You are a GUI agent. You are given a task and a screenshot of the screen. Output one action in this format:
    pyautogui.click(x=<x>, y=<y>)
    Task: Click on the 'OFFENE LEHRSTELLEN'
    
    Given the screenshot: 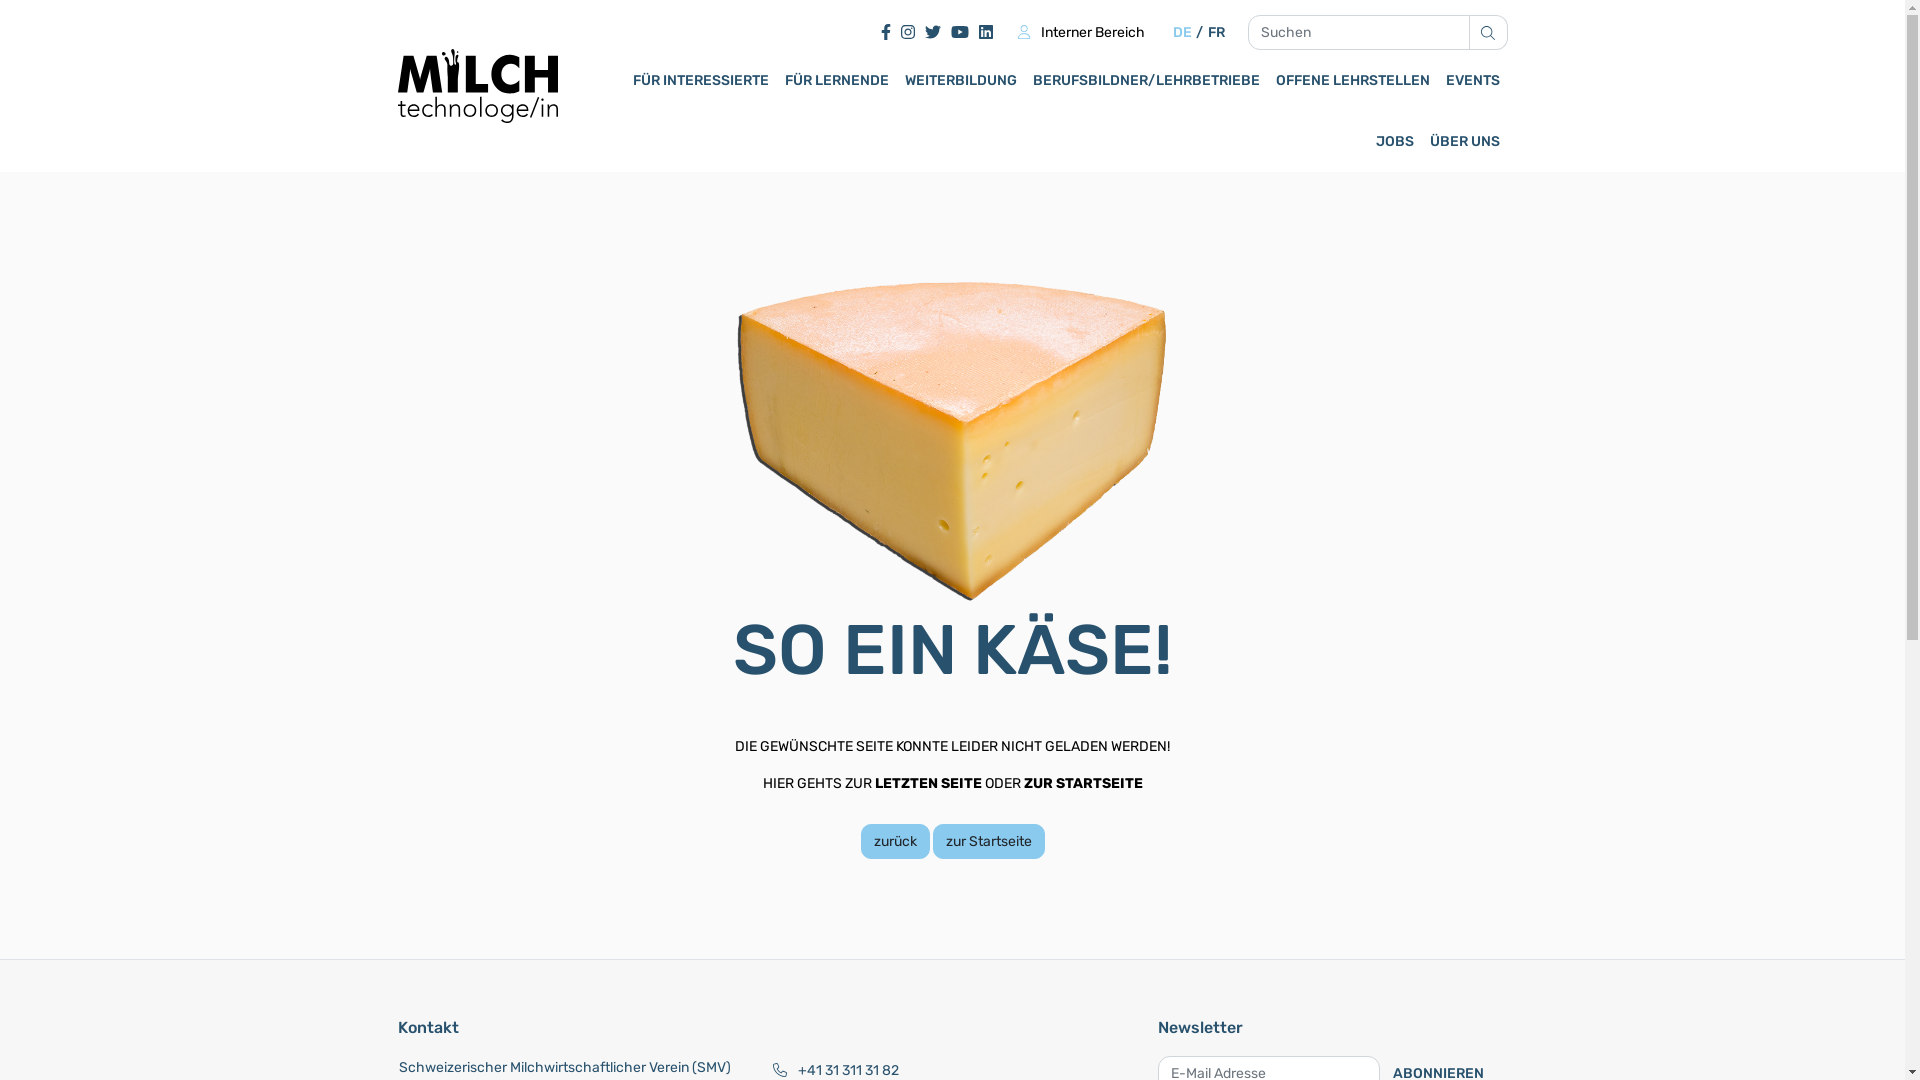 What is the action you would take?
    pyautogui.click(x=1266, y=79)
    